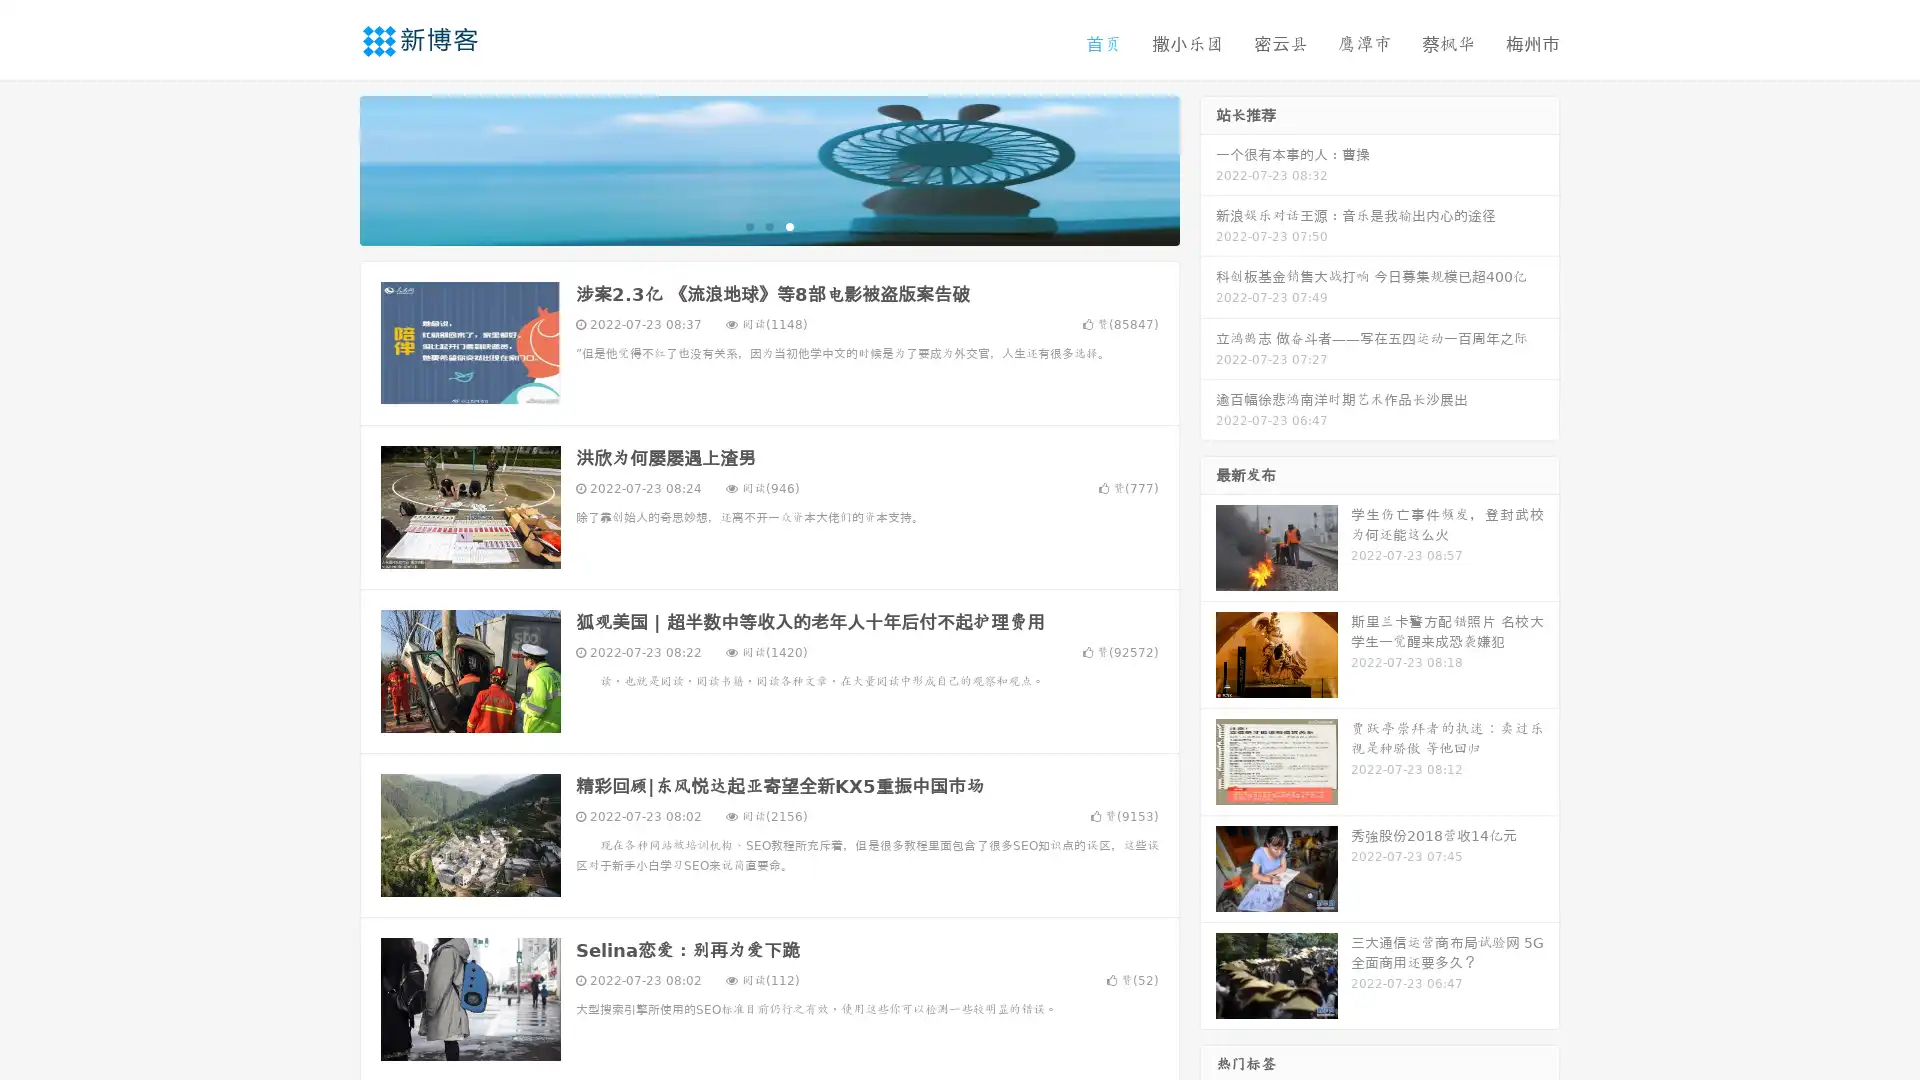  Describe the element at coordinates (1208, 168) in the screenshot. I see `Next slide` at that location.